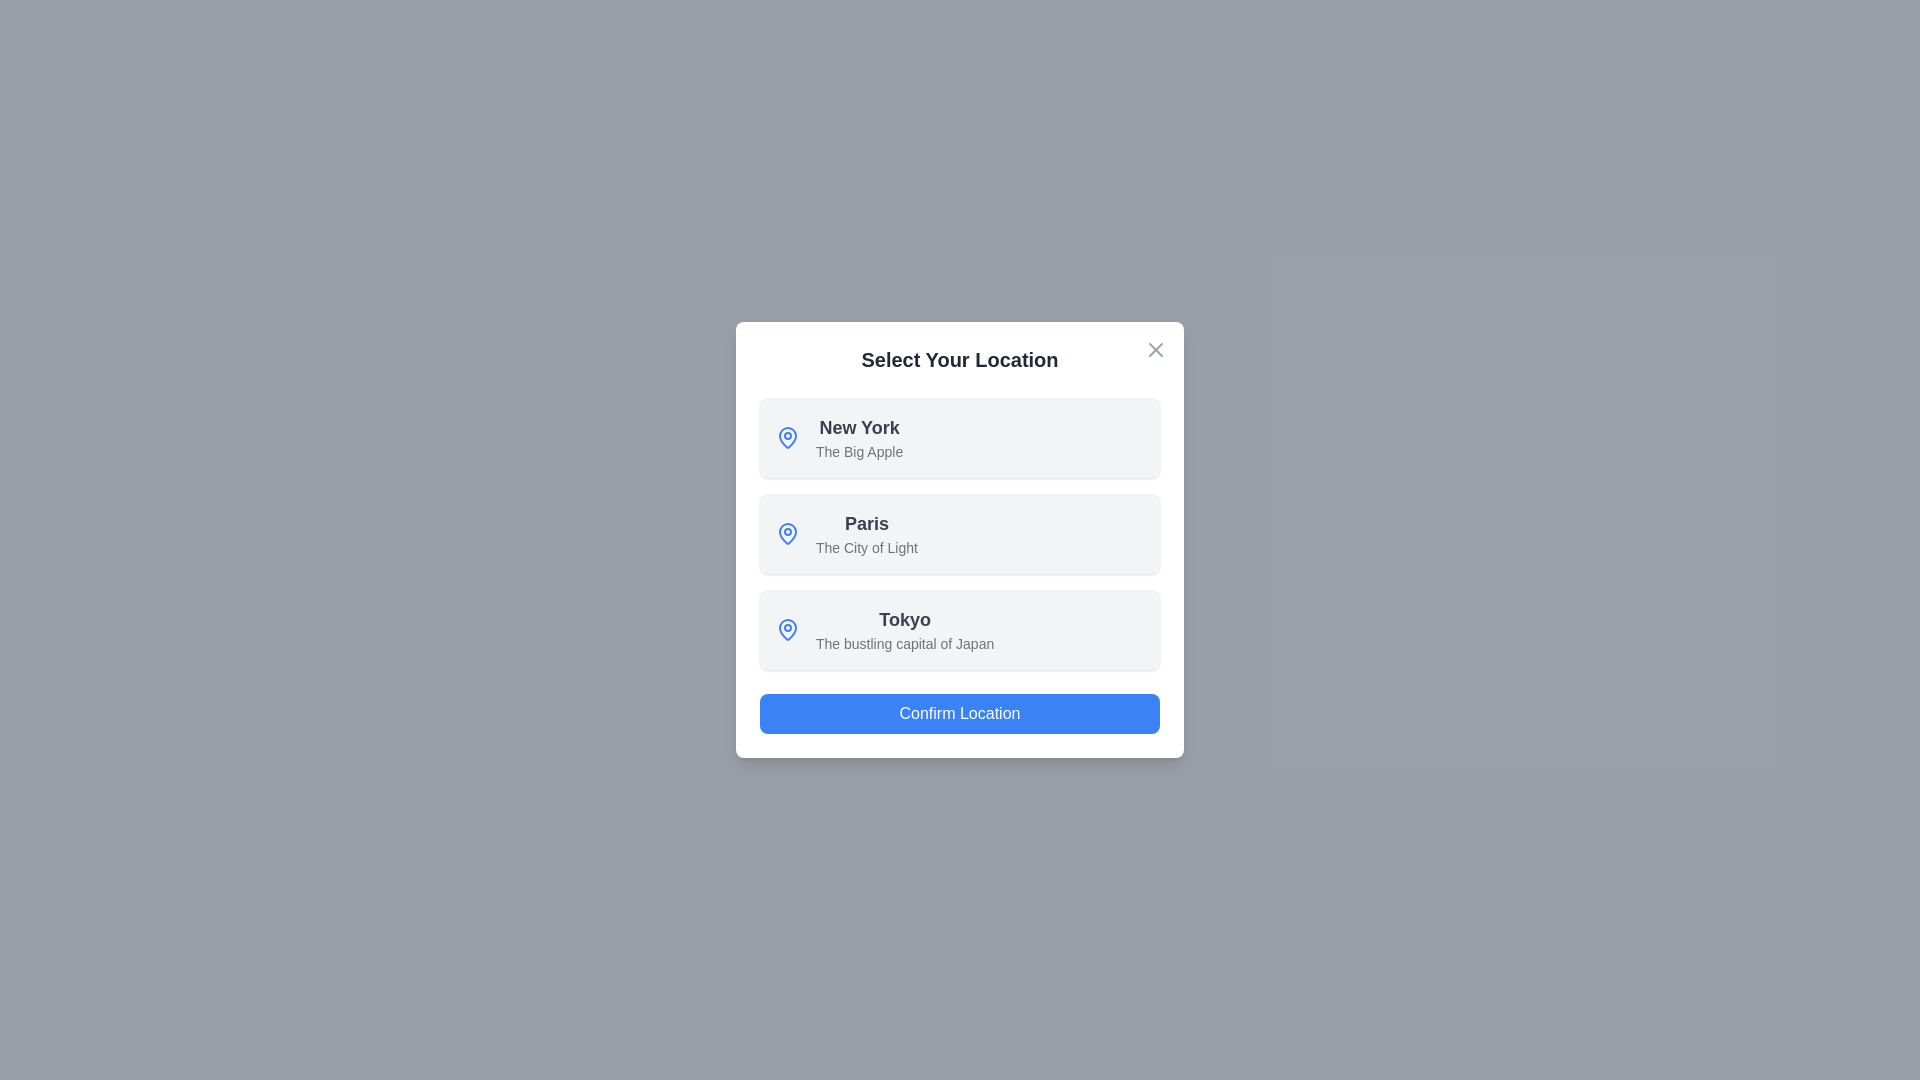  Describe the element at coordinates (786, 532) in the screenshot. I see `the map pin icon for Paris` at that location.